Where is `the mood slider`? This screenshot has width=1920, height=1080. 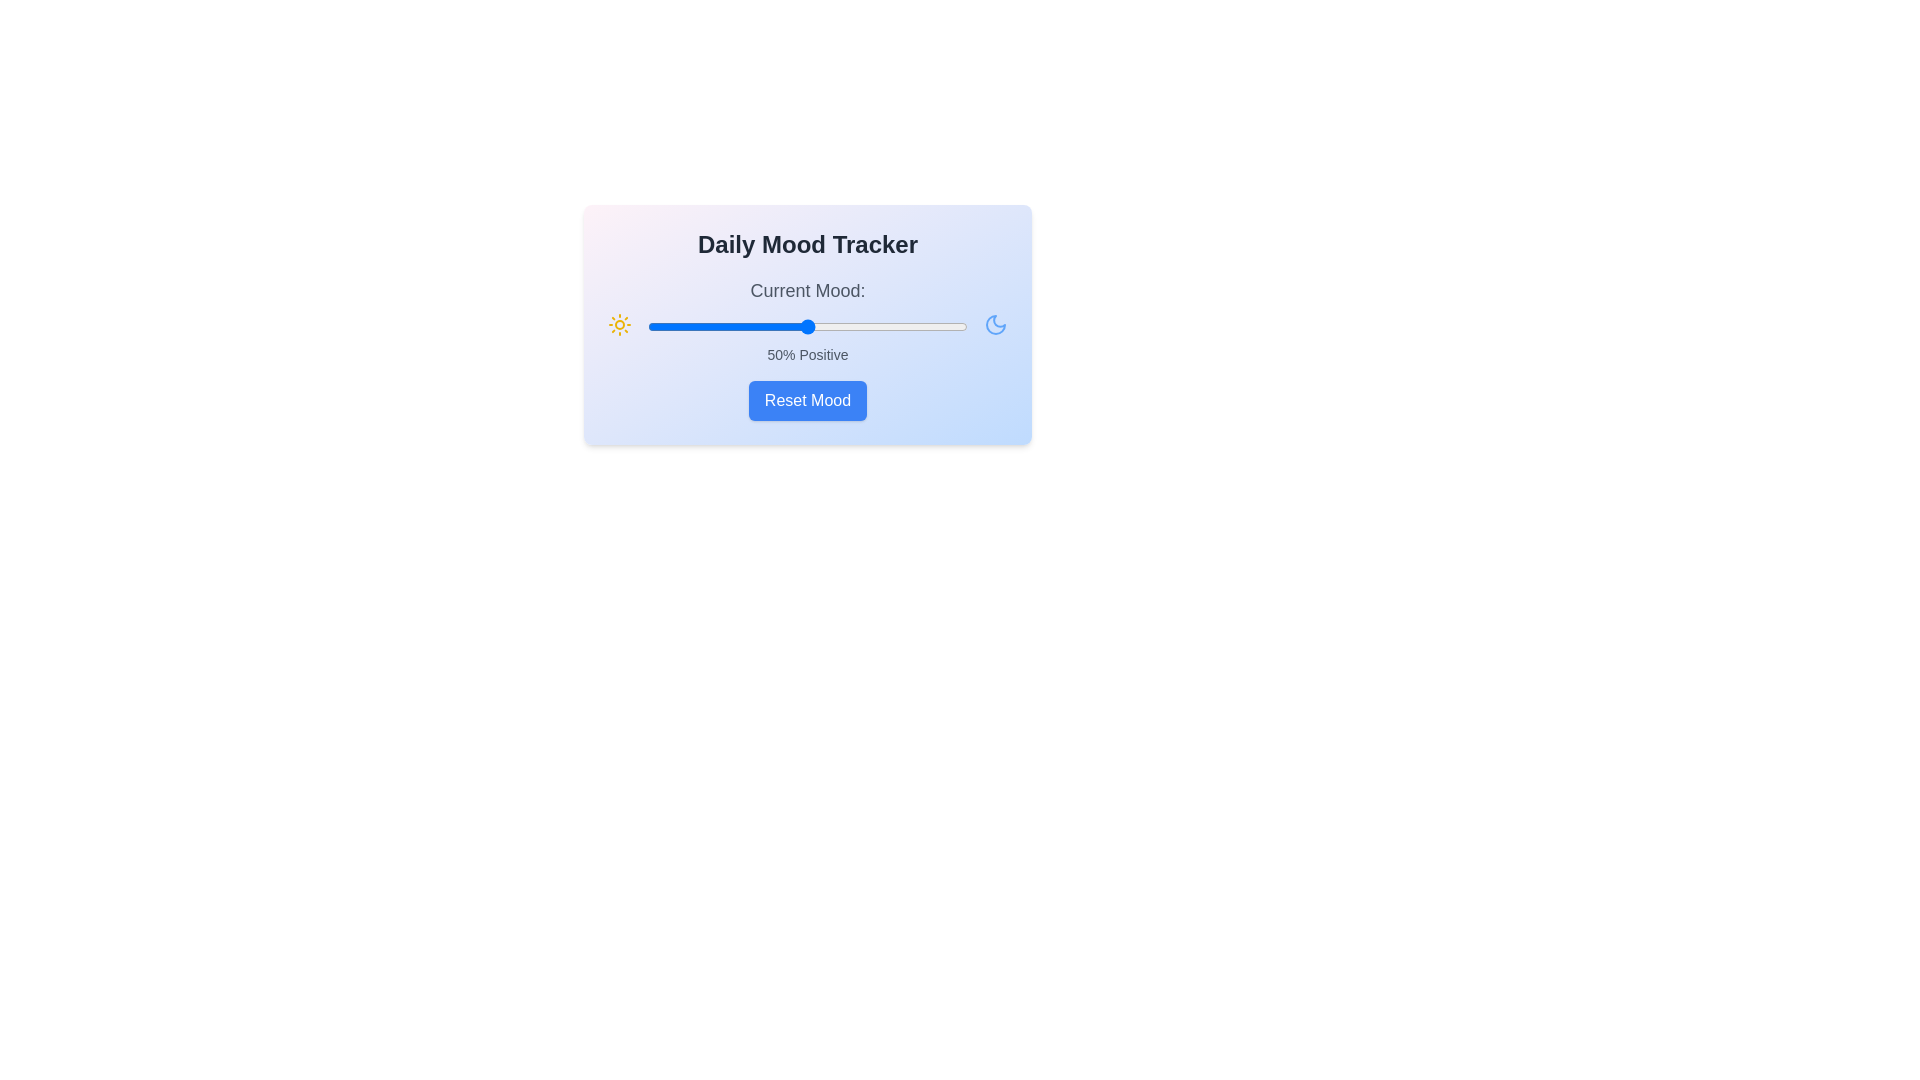 the mood slider is located at coordinates (758, 326).